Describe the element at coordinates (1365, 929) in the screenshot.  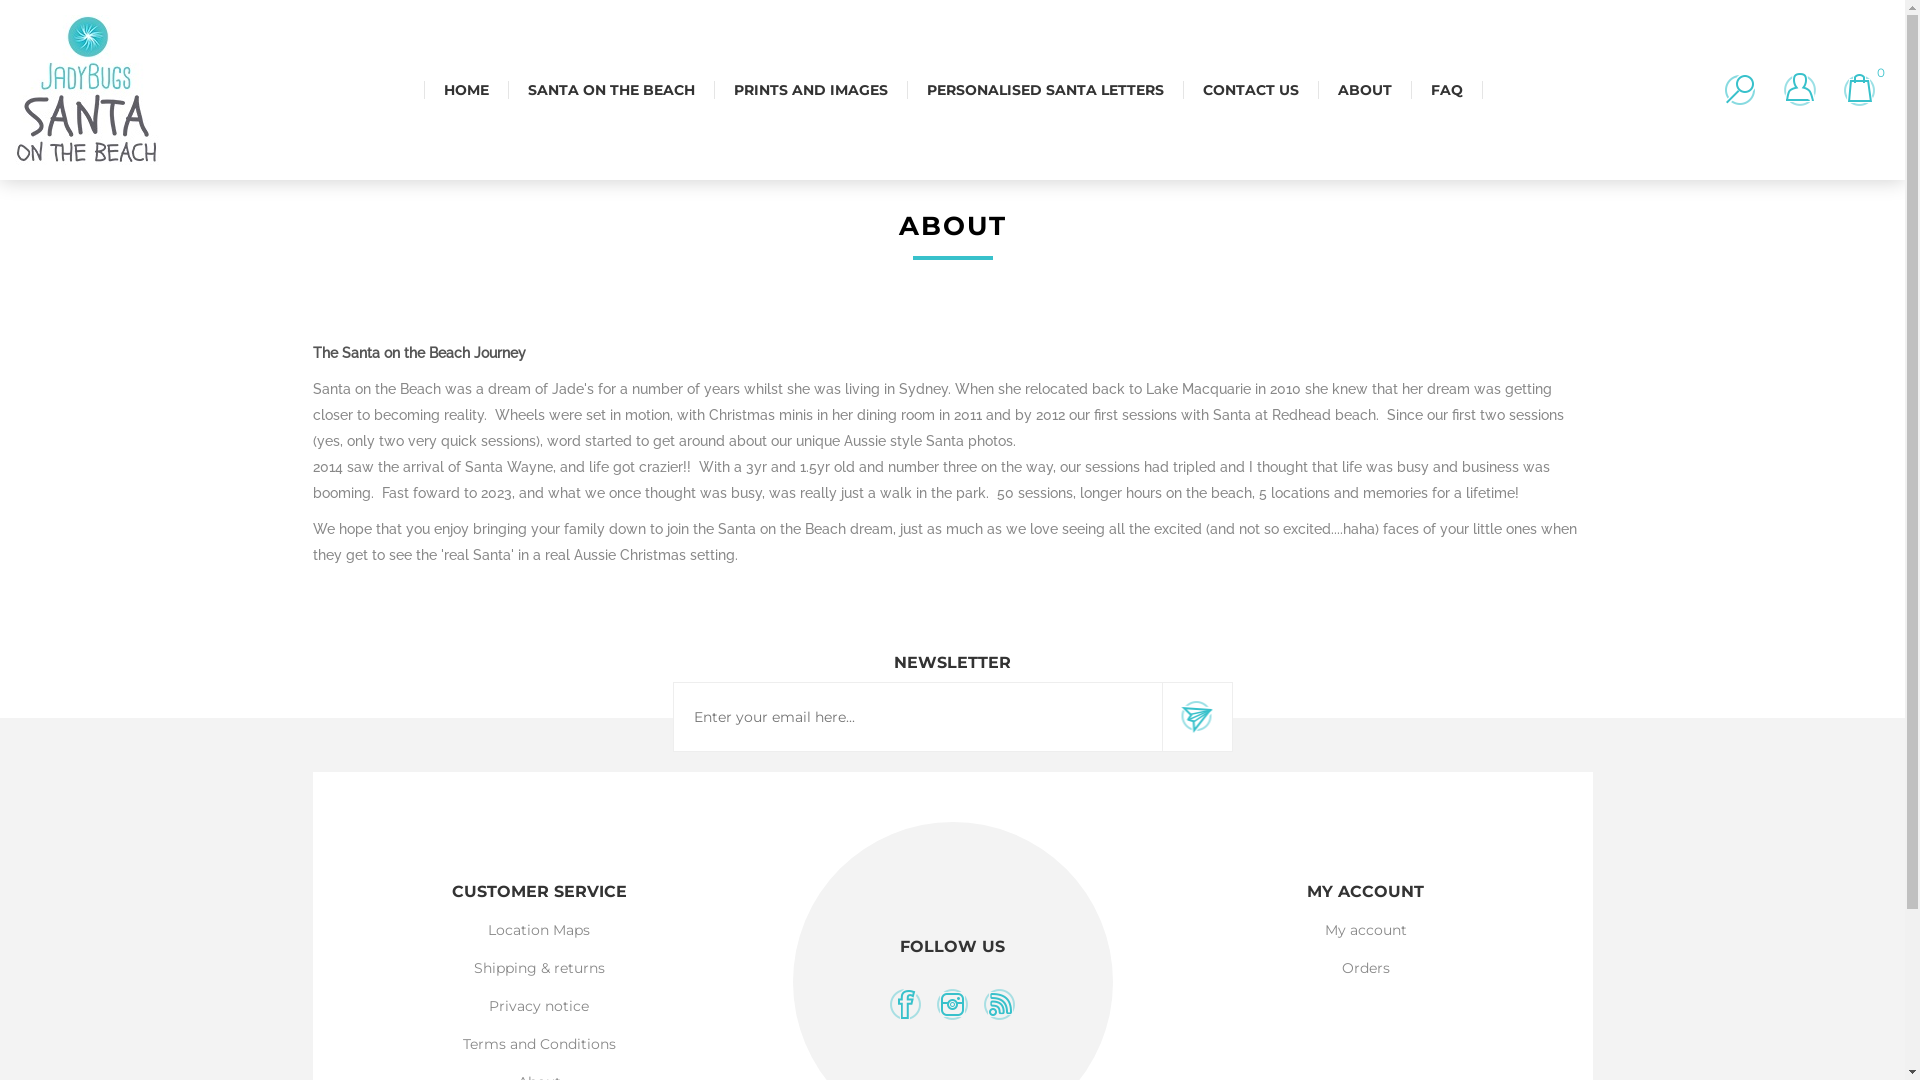
I see `'My account'` at that location.